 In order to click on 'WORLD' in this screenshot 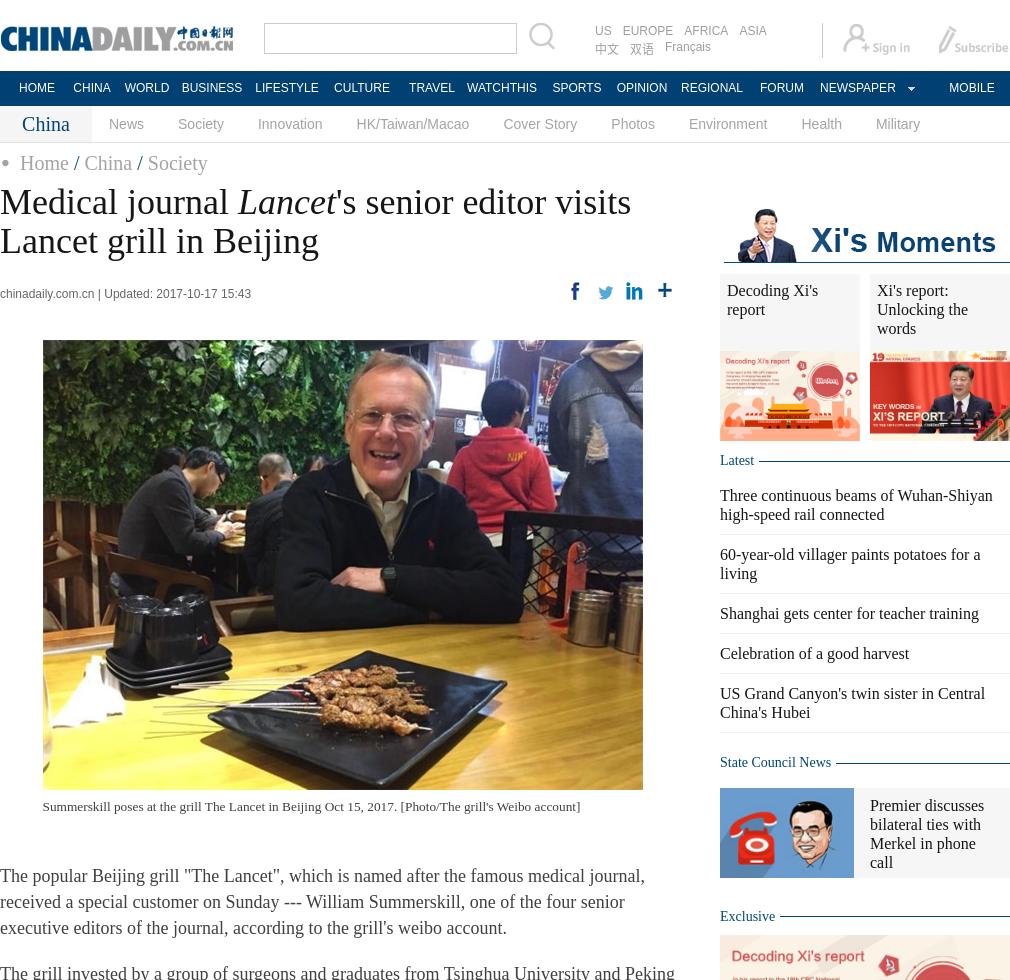, I will do `click(145, 88)`.